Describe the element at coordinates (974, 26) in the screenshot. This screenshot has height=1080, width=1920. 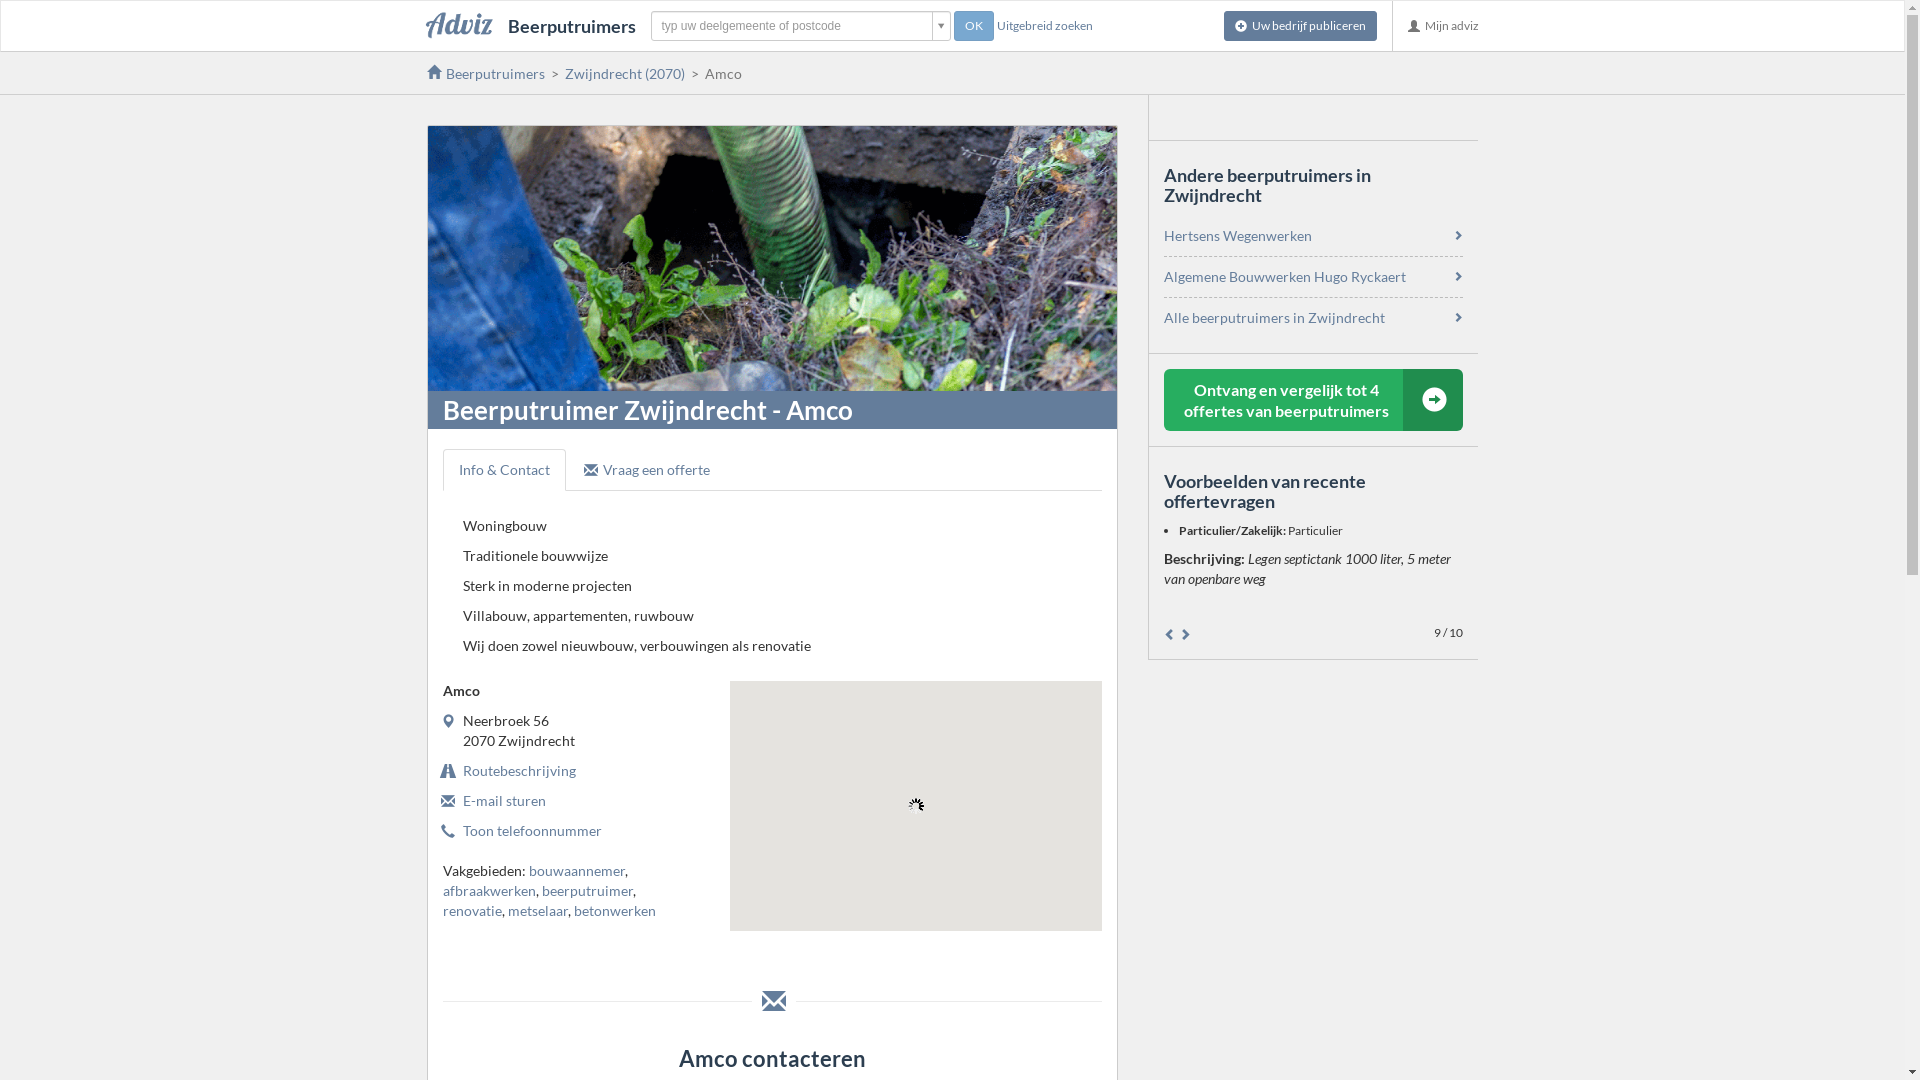
I see `'OK'` at that location.